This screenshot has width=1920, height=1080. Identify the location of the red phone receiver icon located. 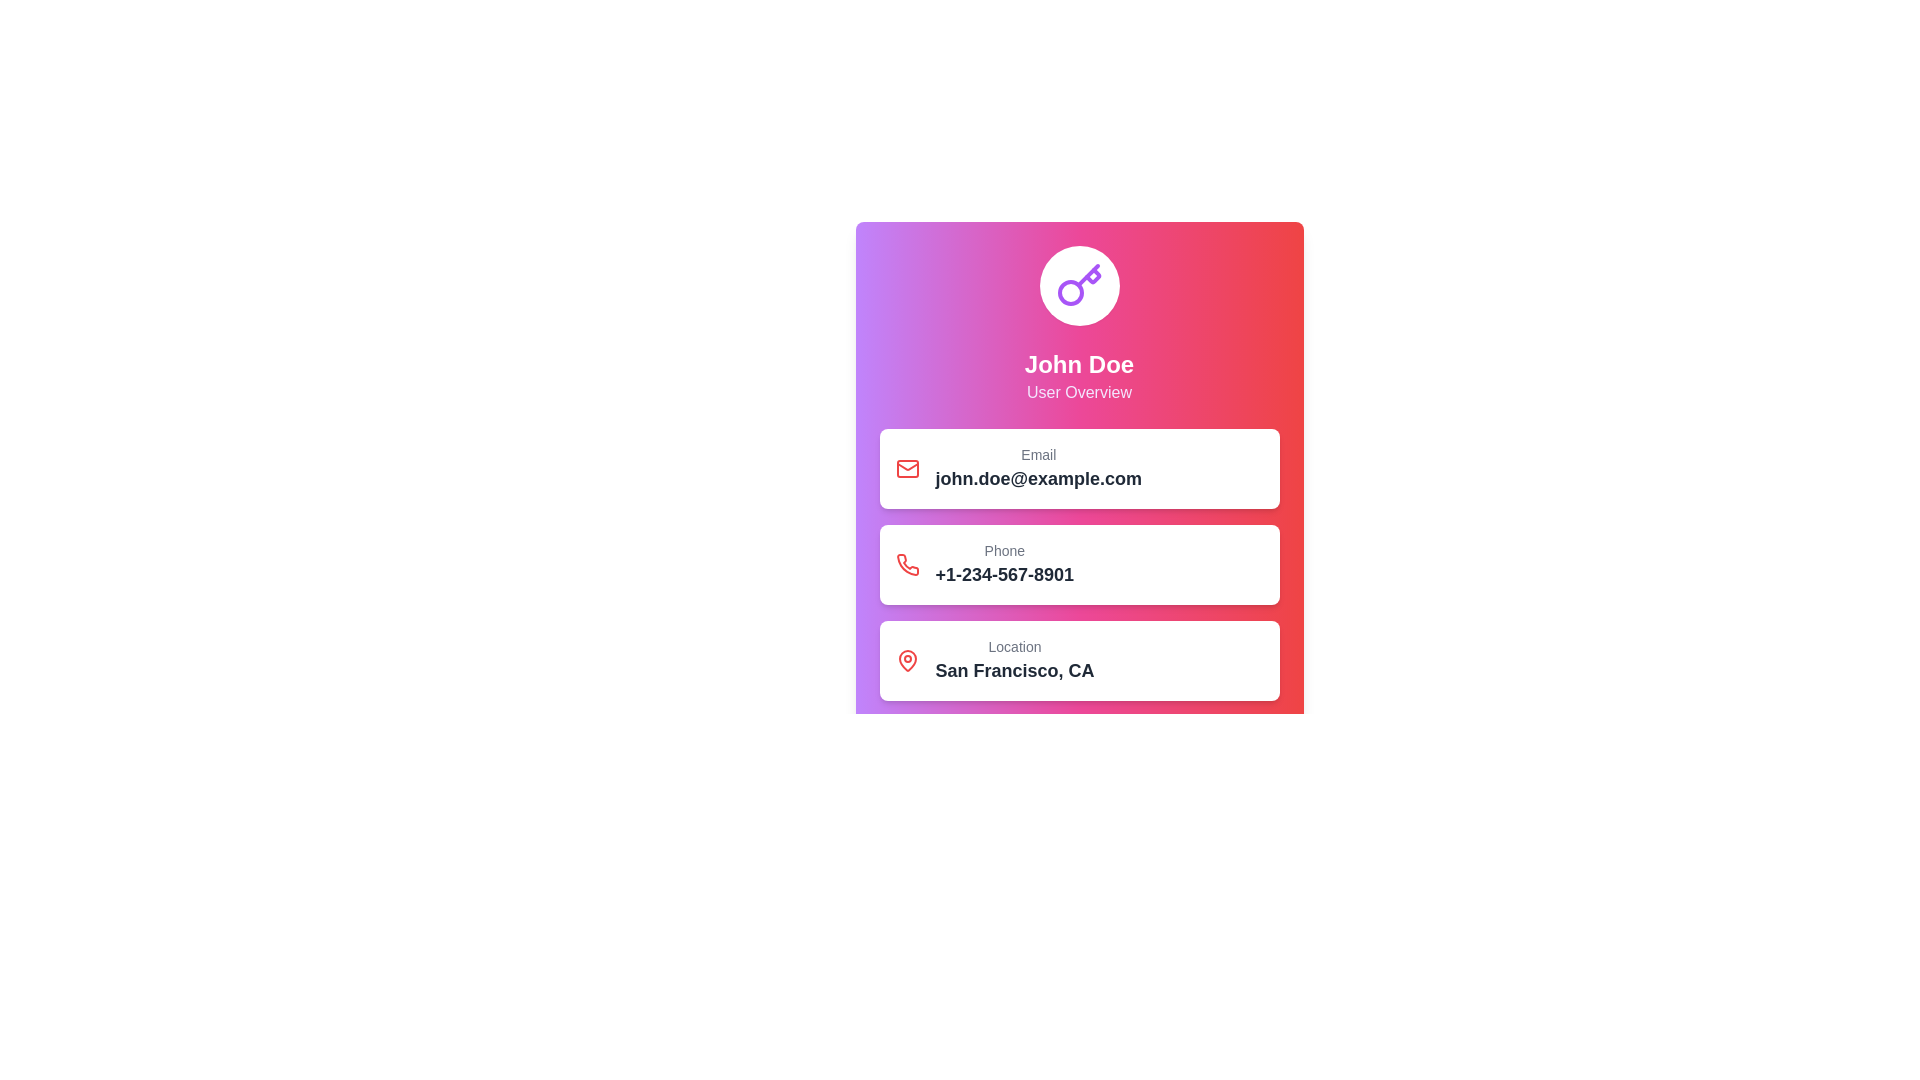
(906, 564).